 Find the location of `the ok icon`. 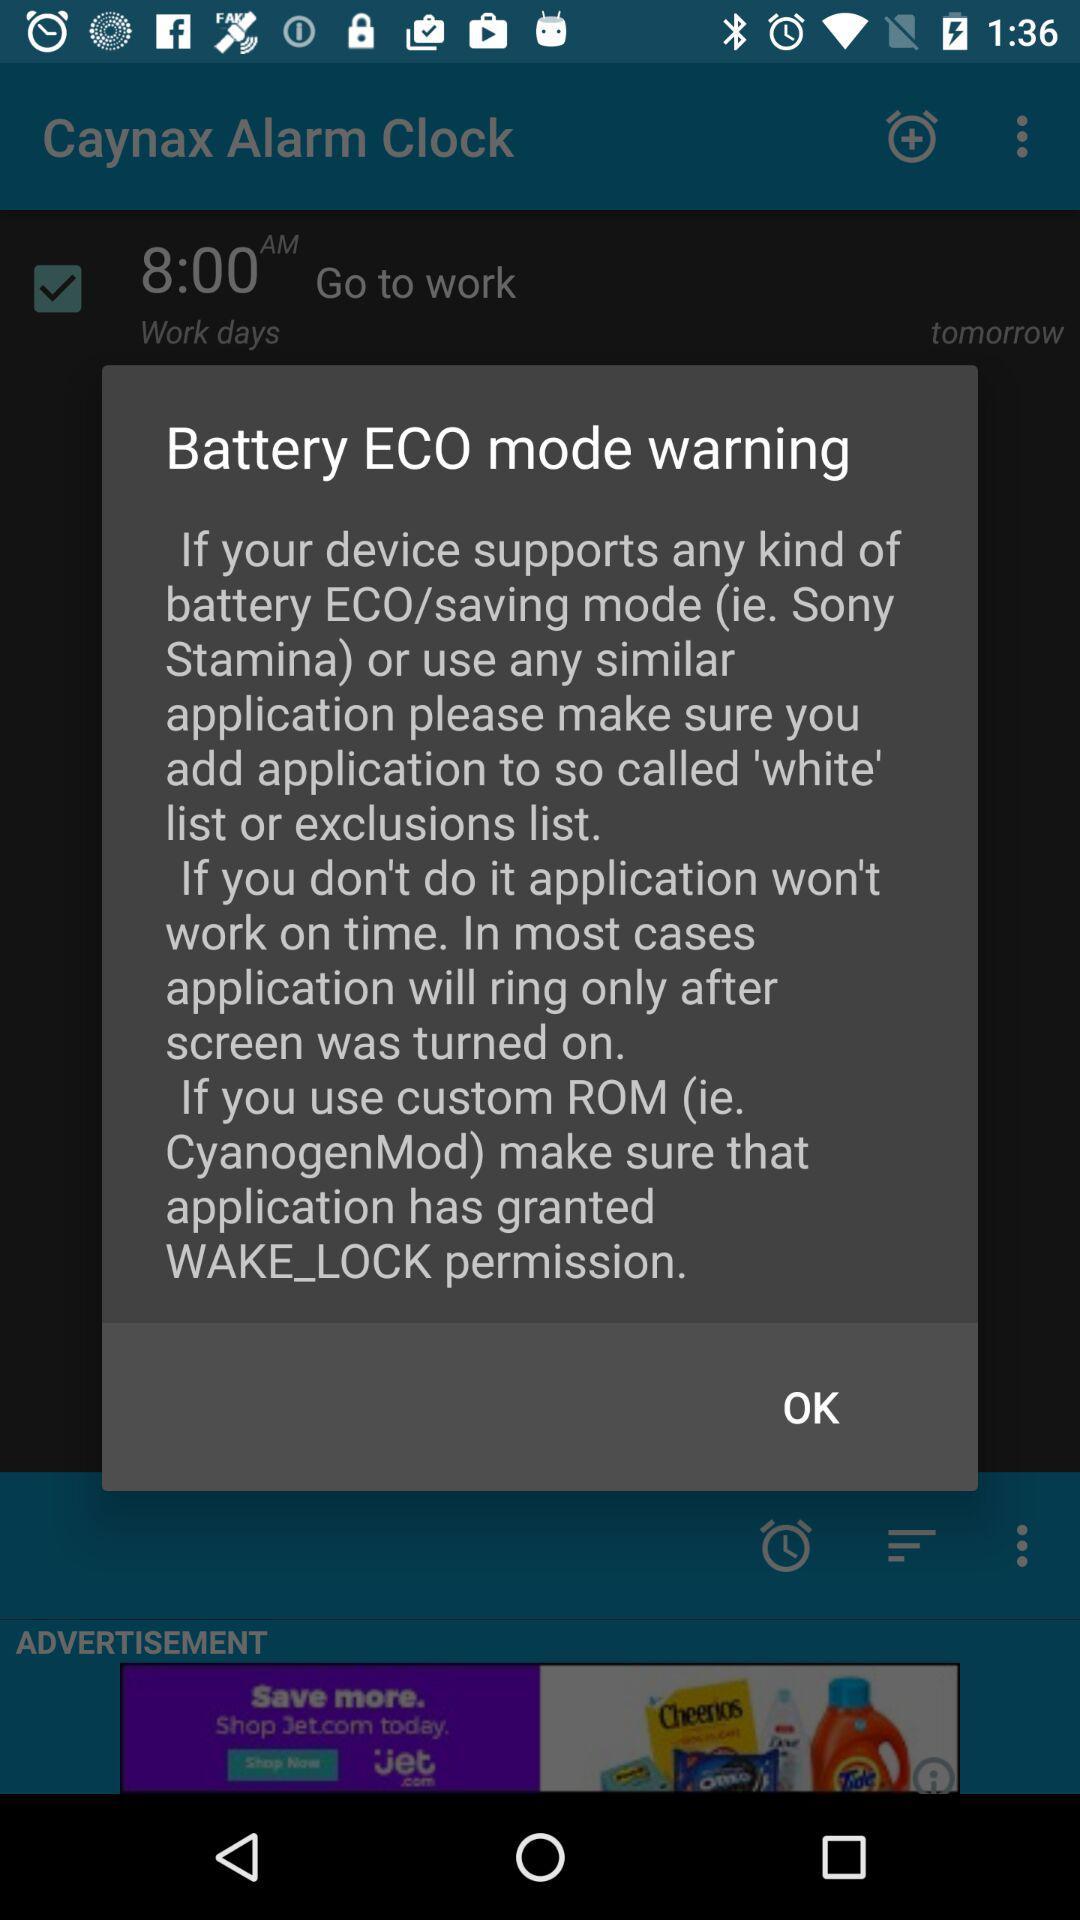

the ok icon is located at coordinates (810, 1405).